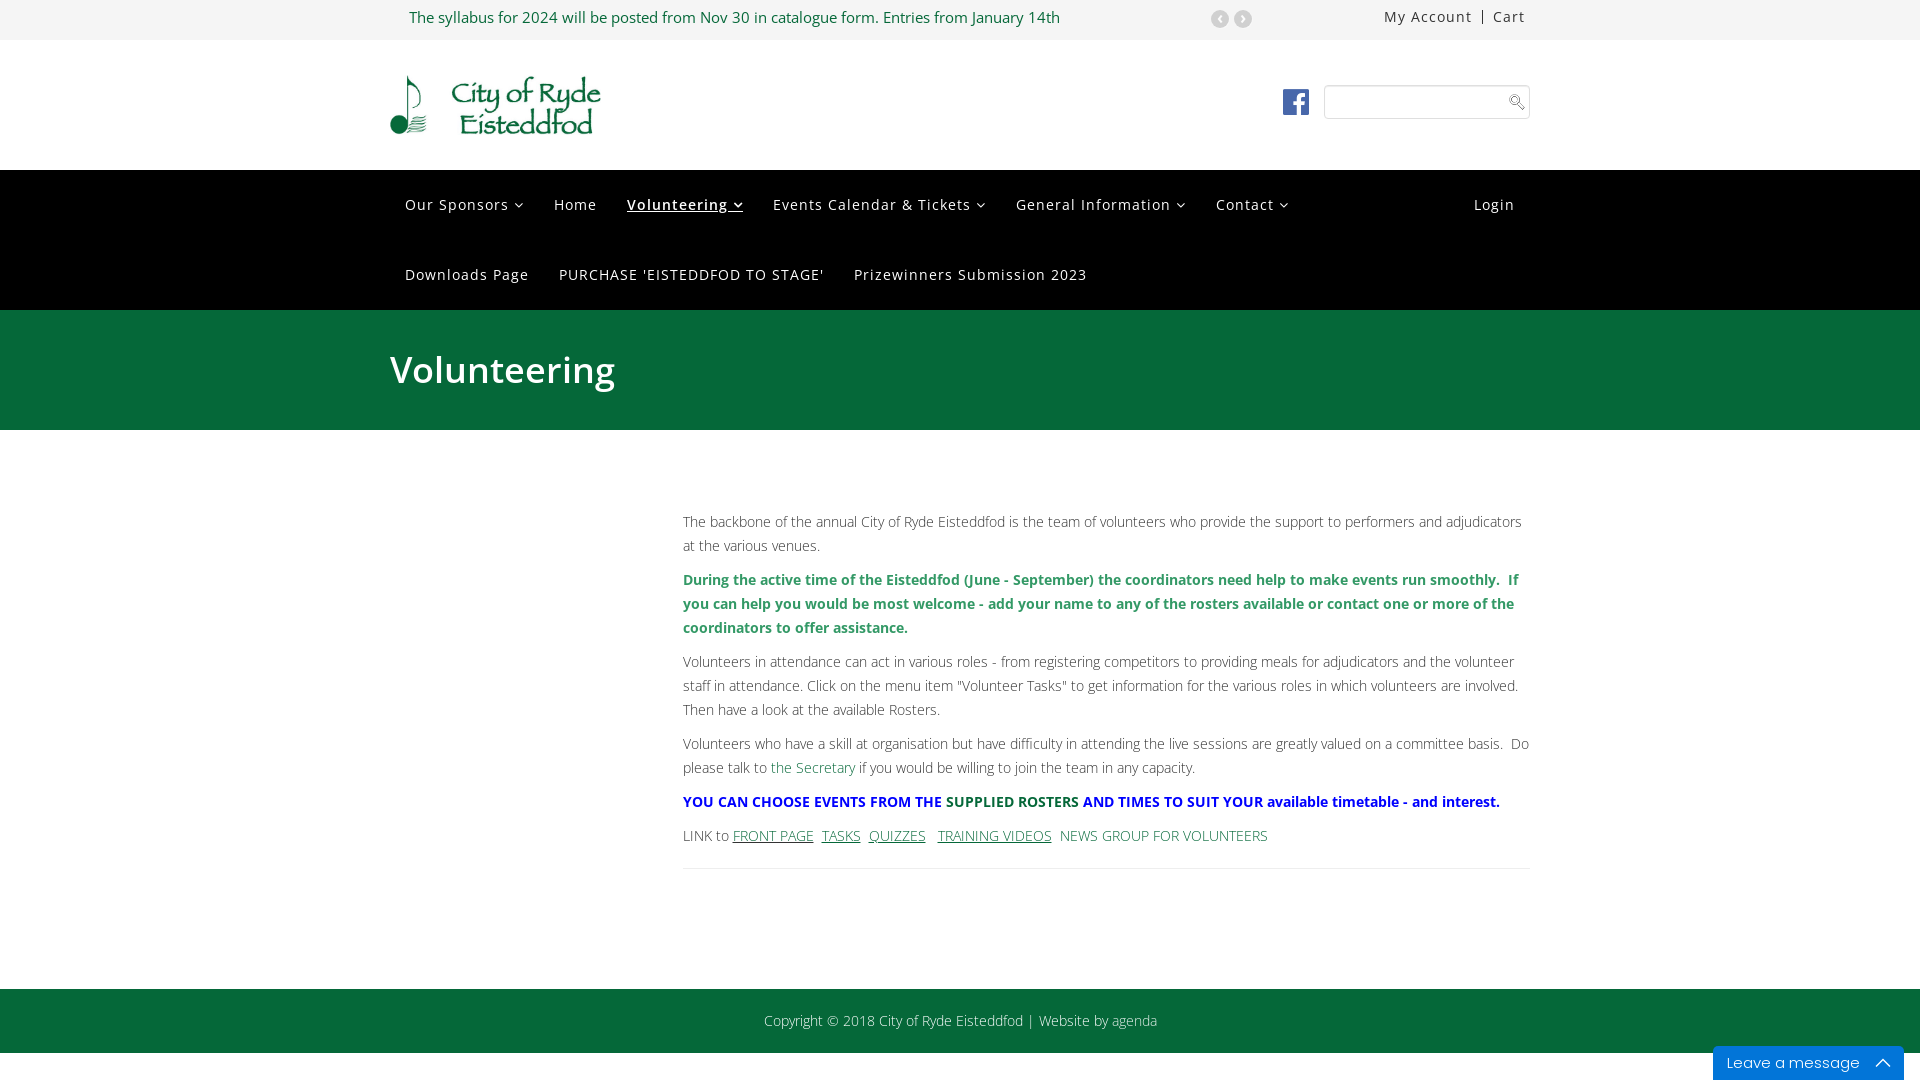 The height and width of the screenshot is (1080, 1920). I want to click on 'Contact', so click(1251, 204).